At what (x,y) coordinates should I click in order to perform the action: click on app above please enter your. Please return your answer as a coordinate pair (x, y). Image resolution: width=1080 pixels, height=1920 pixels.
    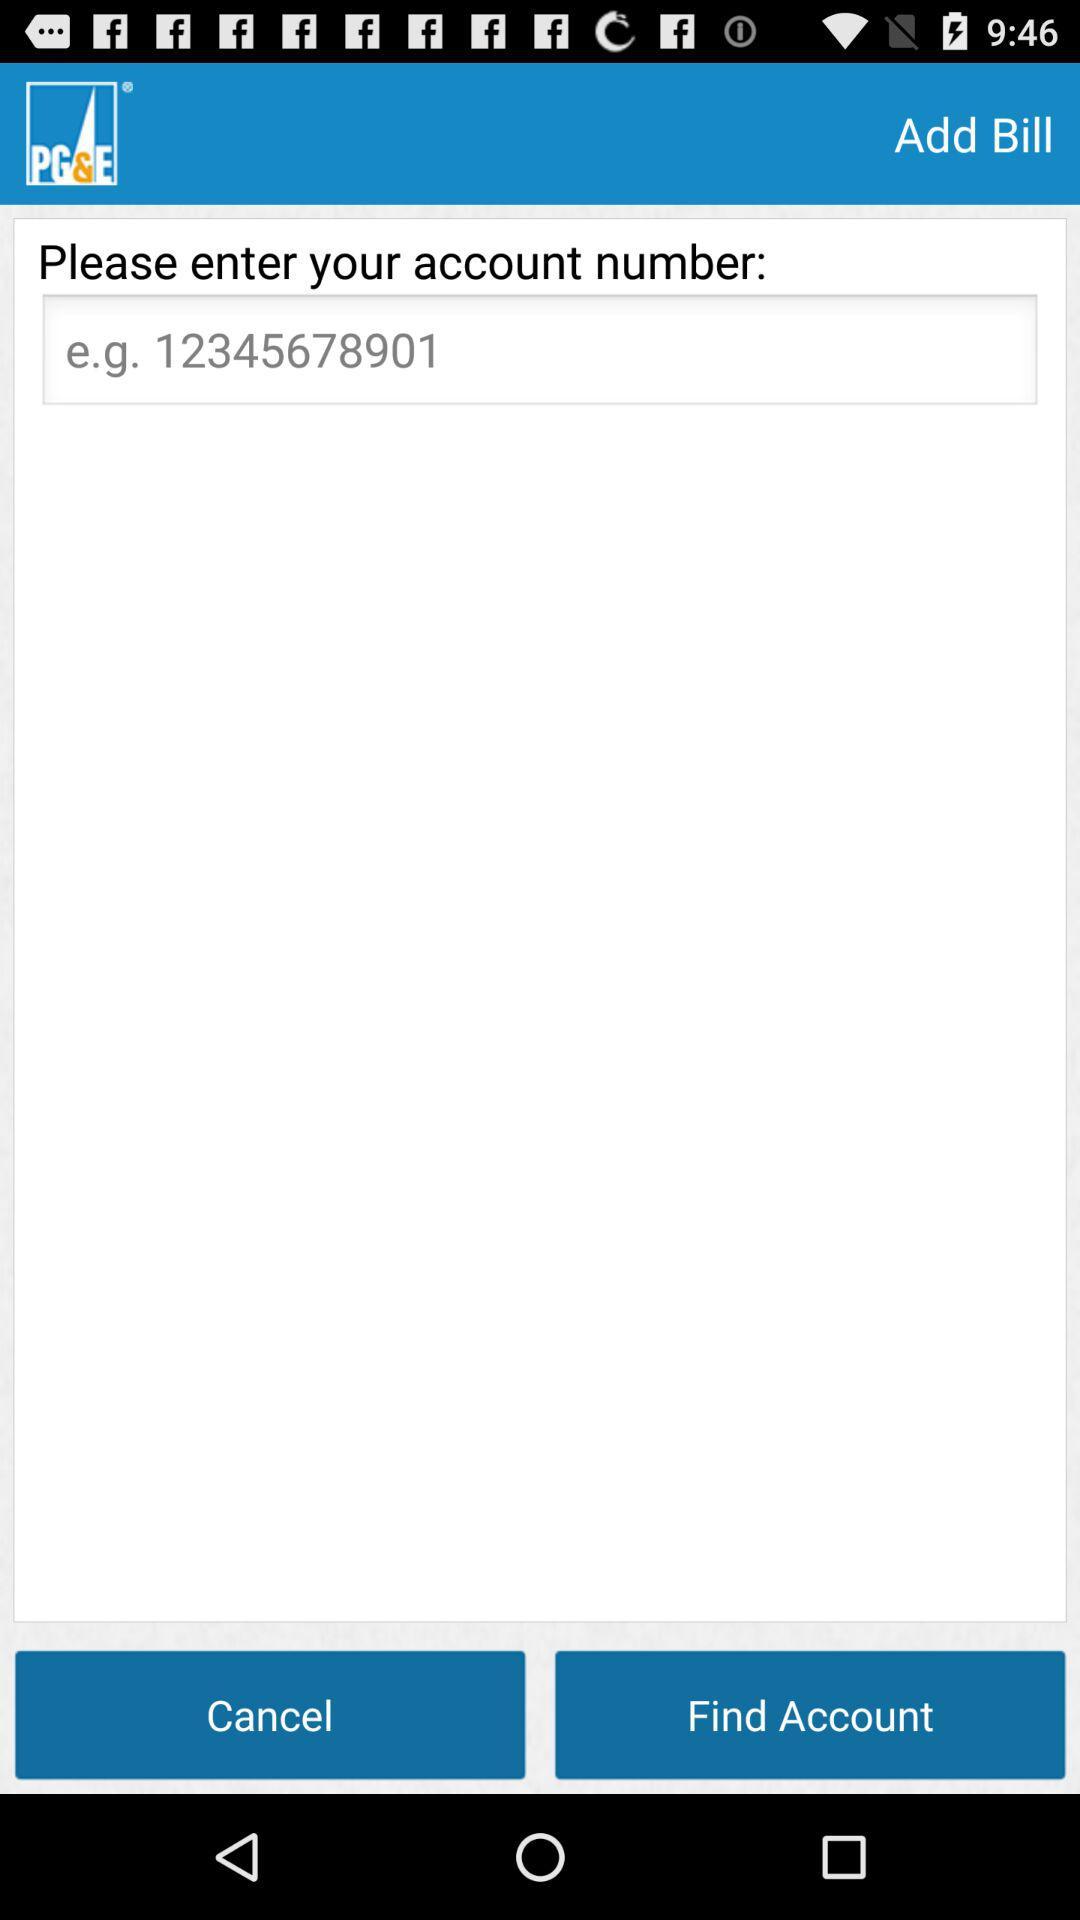
    Looking at the image, I should click on (78, 132).